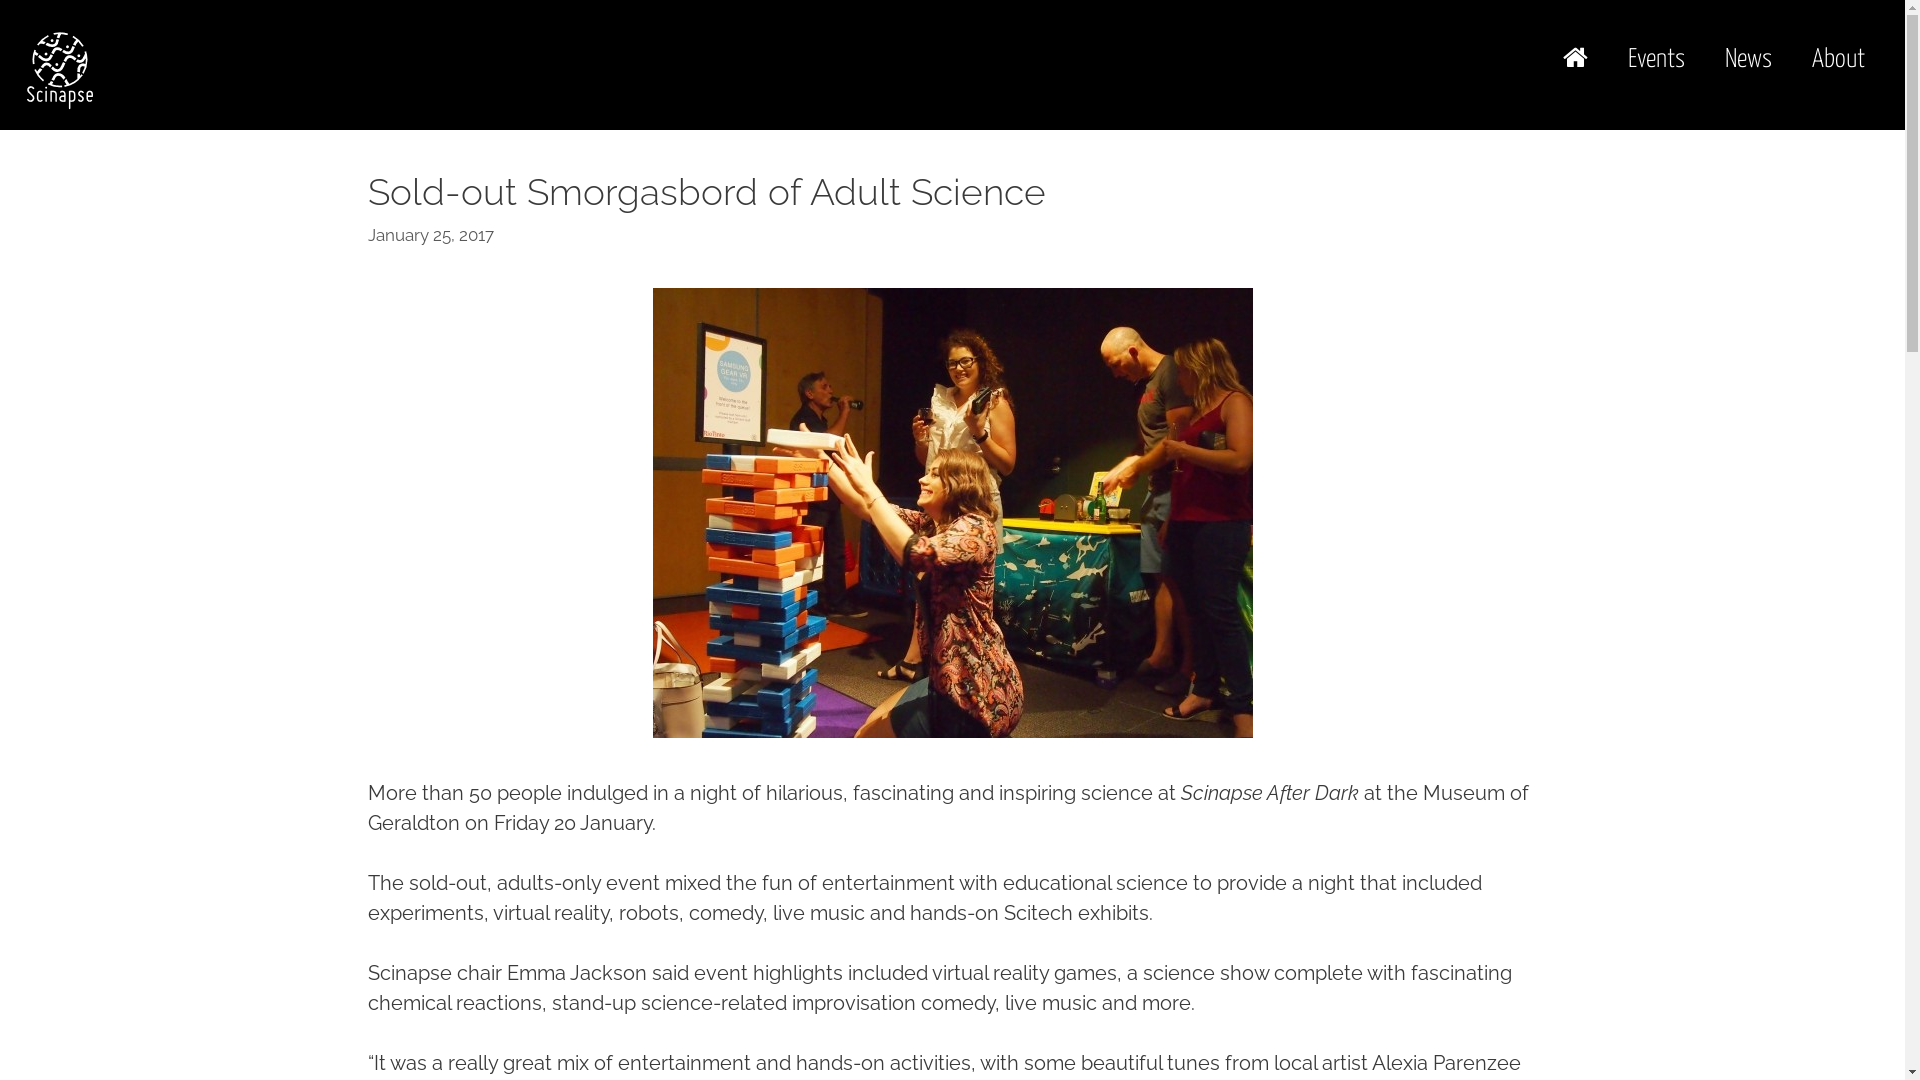  What do you see at coordinates (1838, 59) in the screenshot?
I see `'About'` at bounding box center [1838, 59].